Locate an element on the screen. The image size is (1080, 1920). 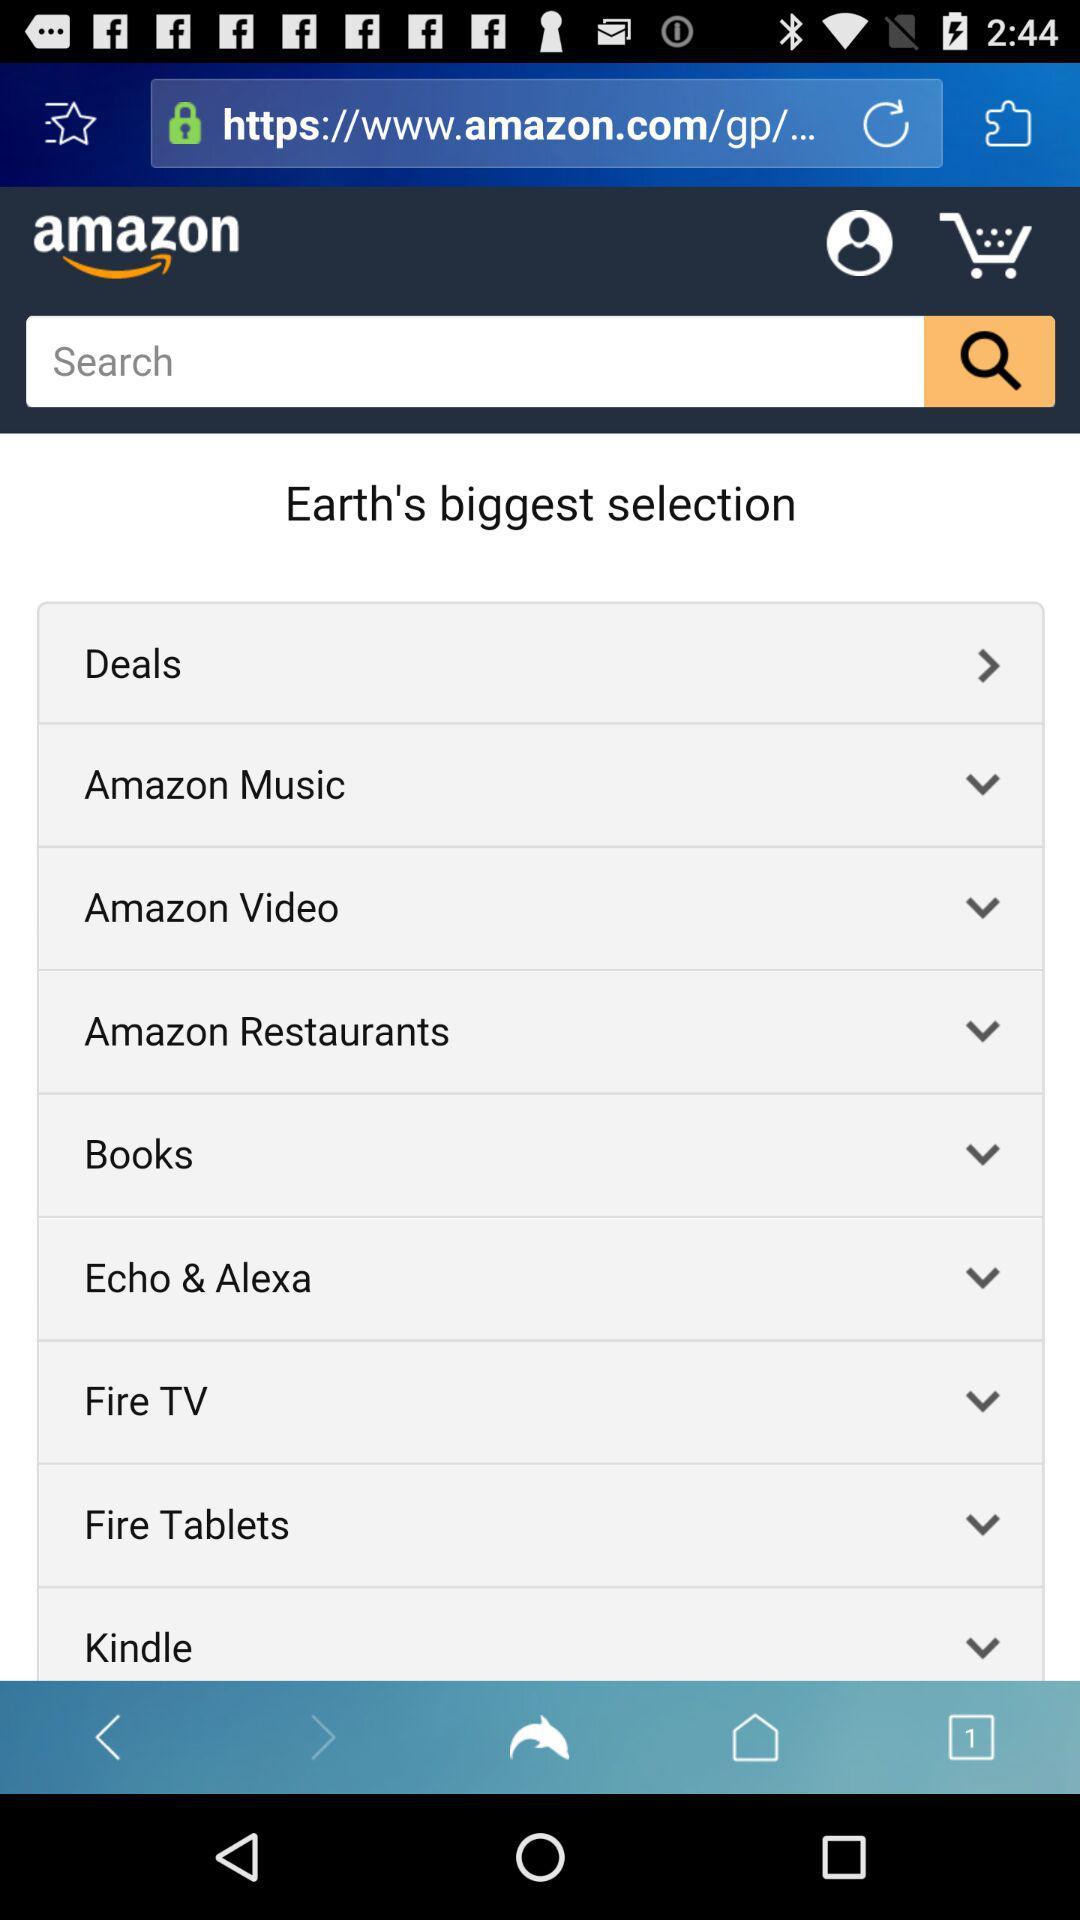
visit site information is located at coordinates (185, 122).